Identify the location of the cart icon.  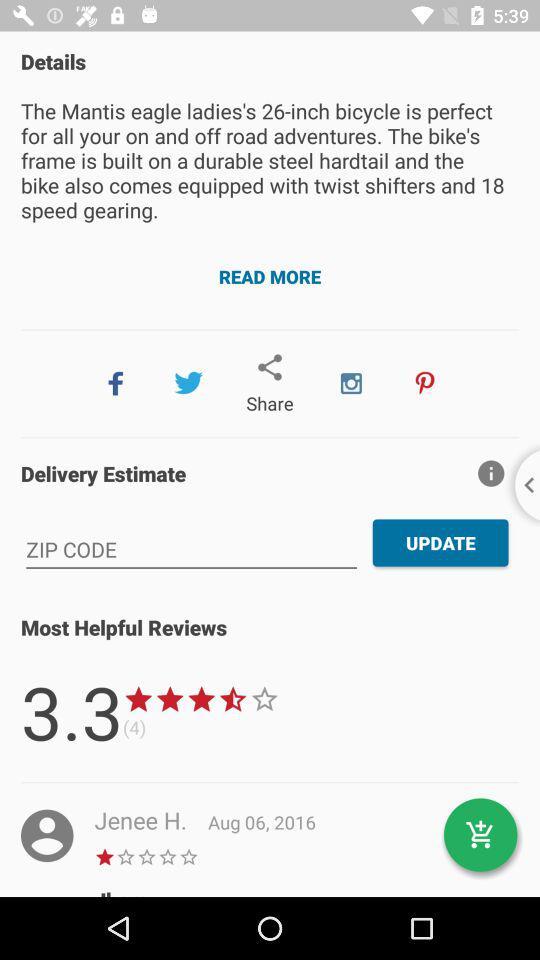
(479, 835).